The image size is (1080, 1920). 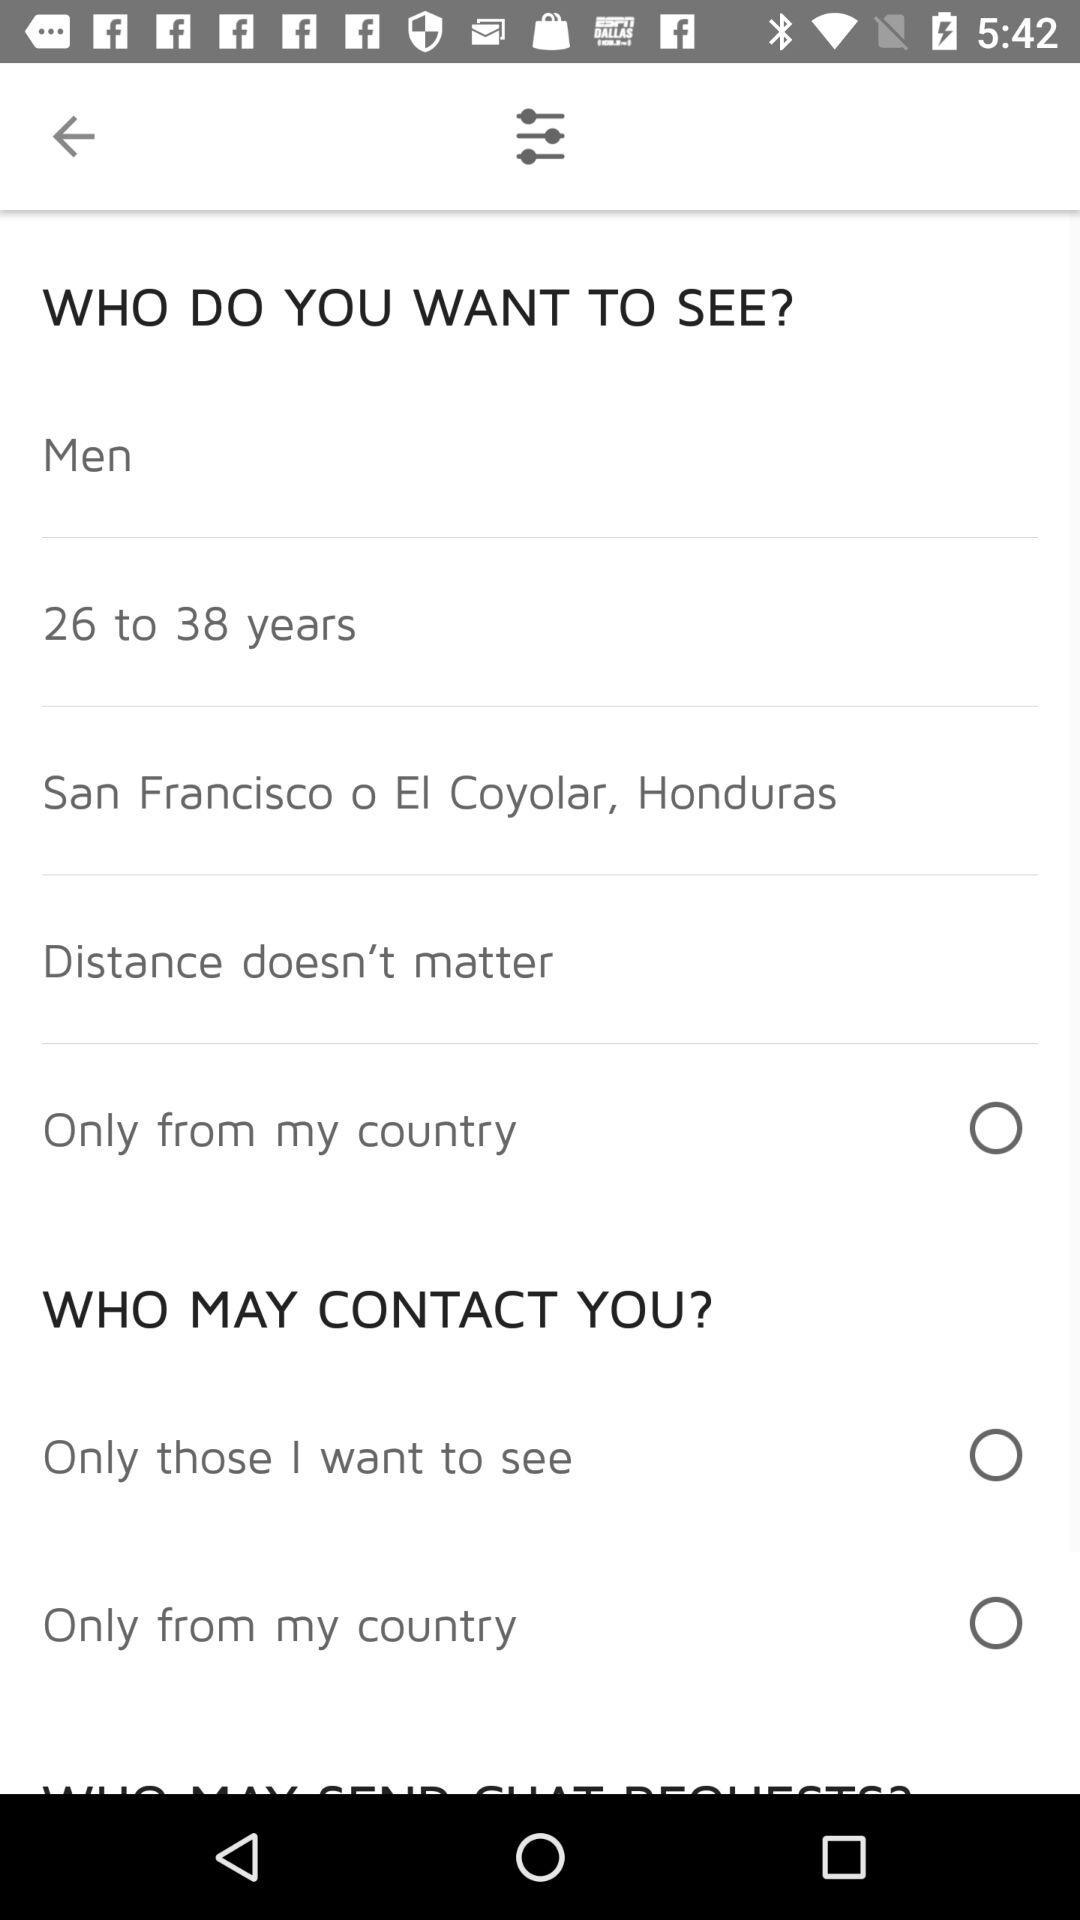 I want to click on the item above who do you item, so click(x=72, y=135).